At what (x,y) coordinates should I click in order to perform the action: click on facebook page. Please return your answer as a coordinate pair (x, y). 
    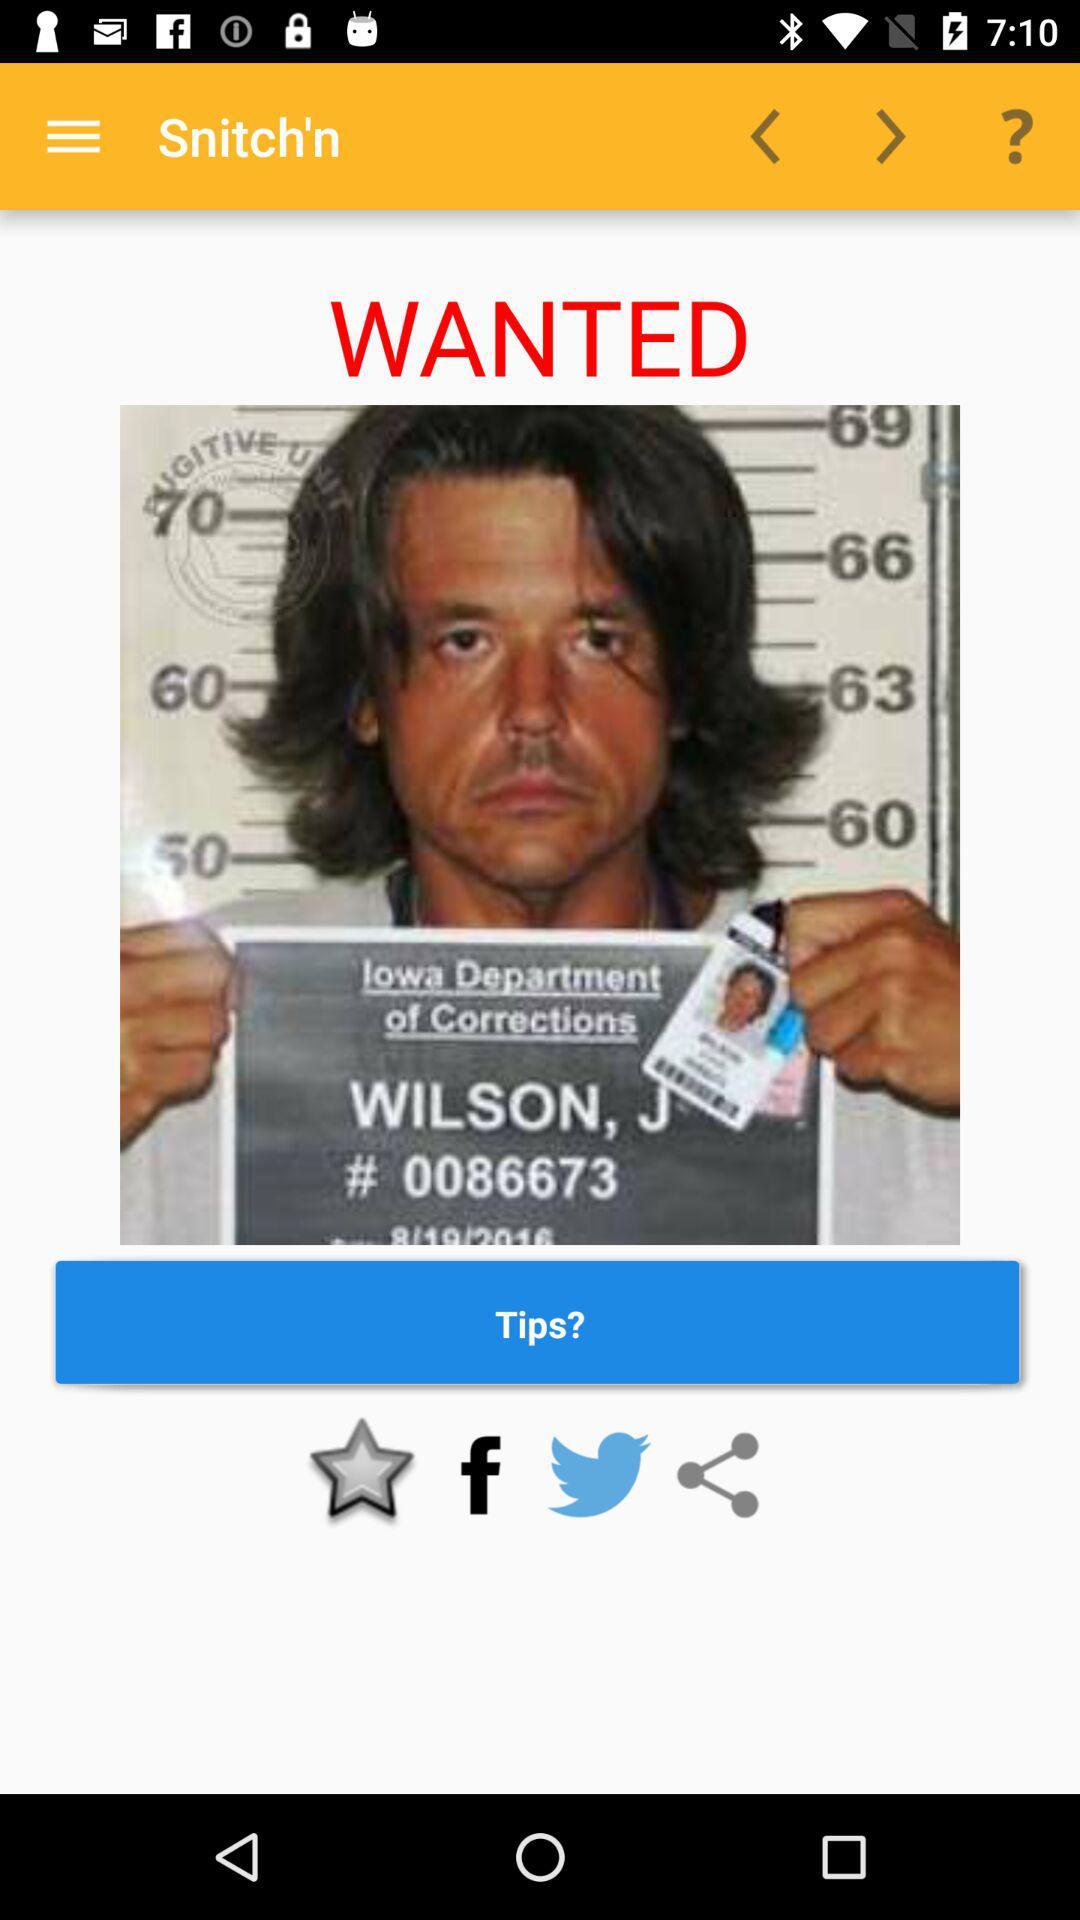
    Looking at the image, I should click on (480, 1475).